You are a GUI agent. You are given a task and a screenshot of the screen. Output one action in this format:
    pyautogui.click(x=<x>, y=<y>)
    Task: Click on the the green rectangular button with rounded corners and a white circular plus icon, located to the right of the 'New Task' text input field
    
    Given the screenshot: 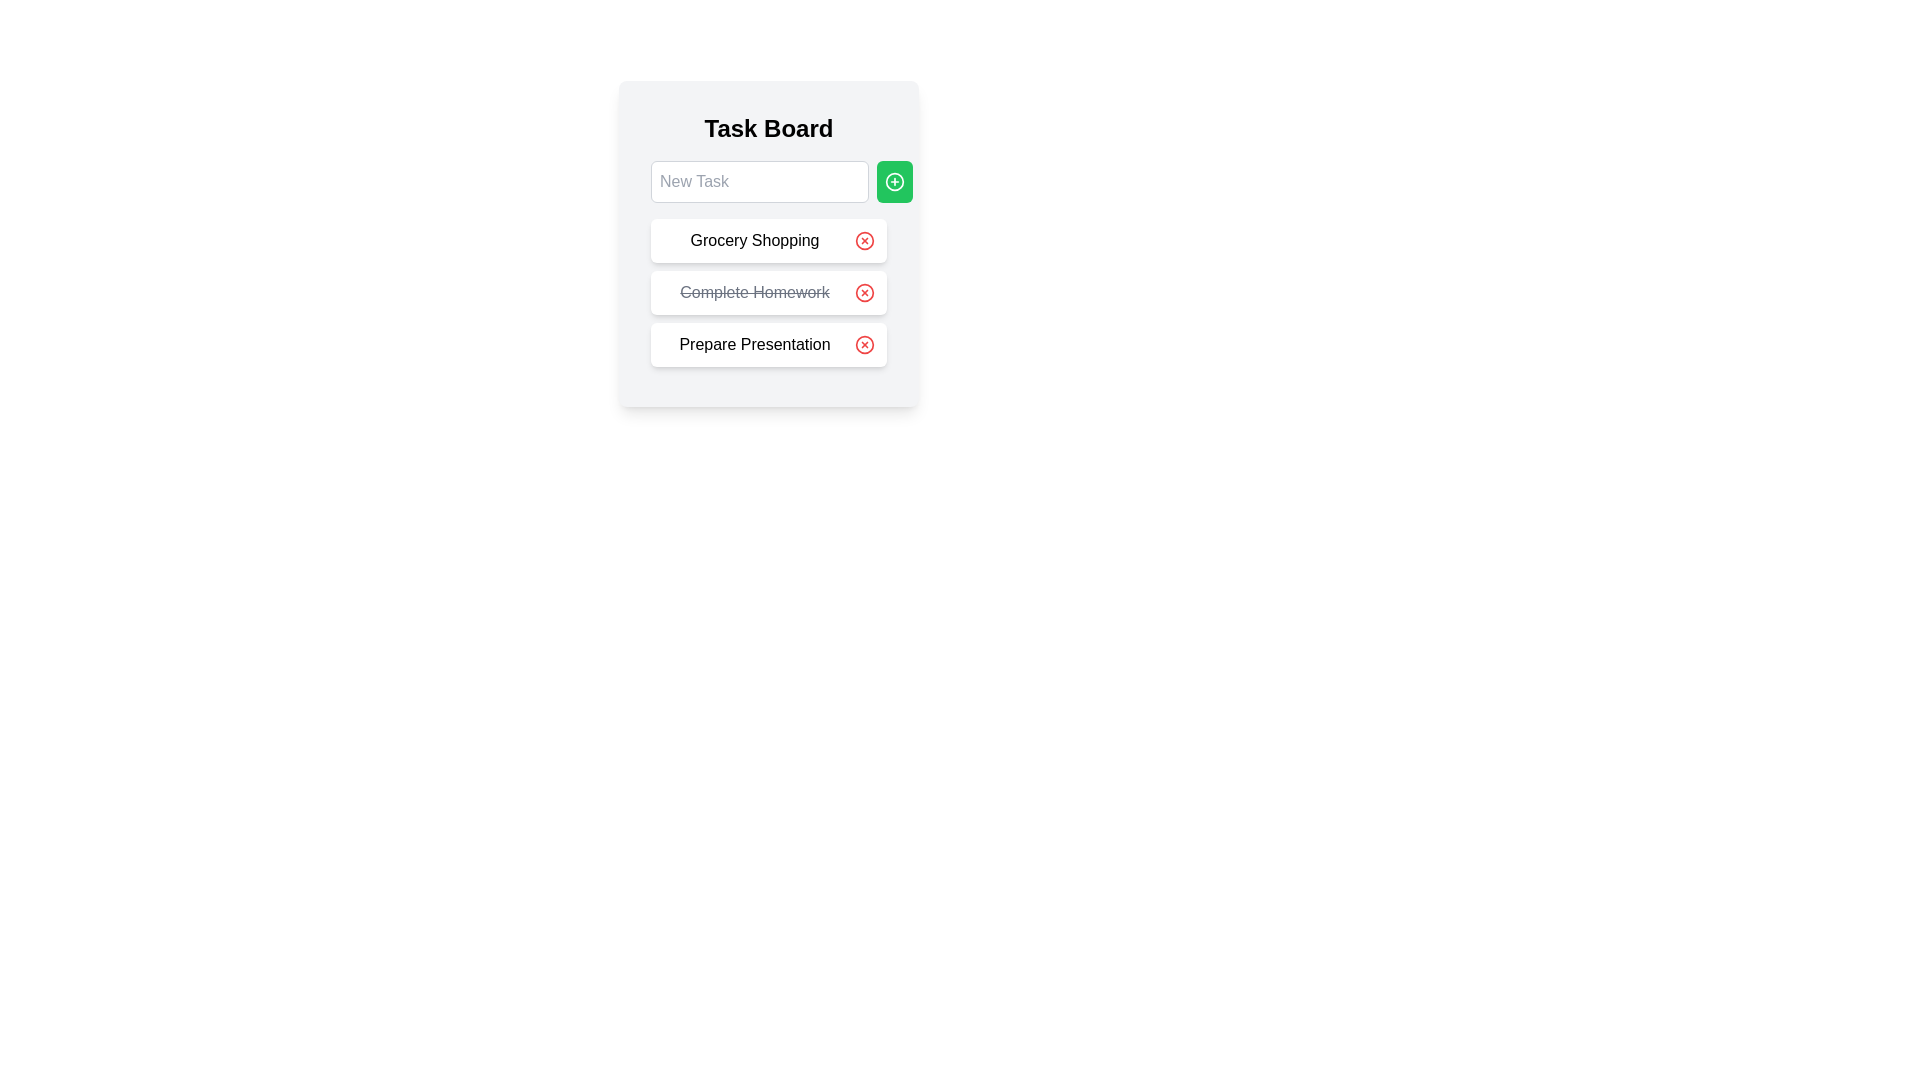 What is the action you would take?
    pyautogui.click(x=893, y=181)
    